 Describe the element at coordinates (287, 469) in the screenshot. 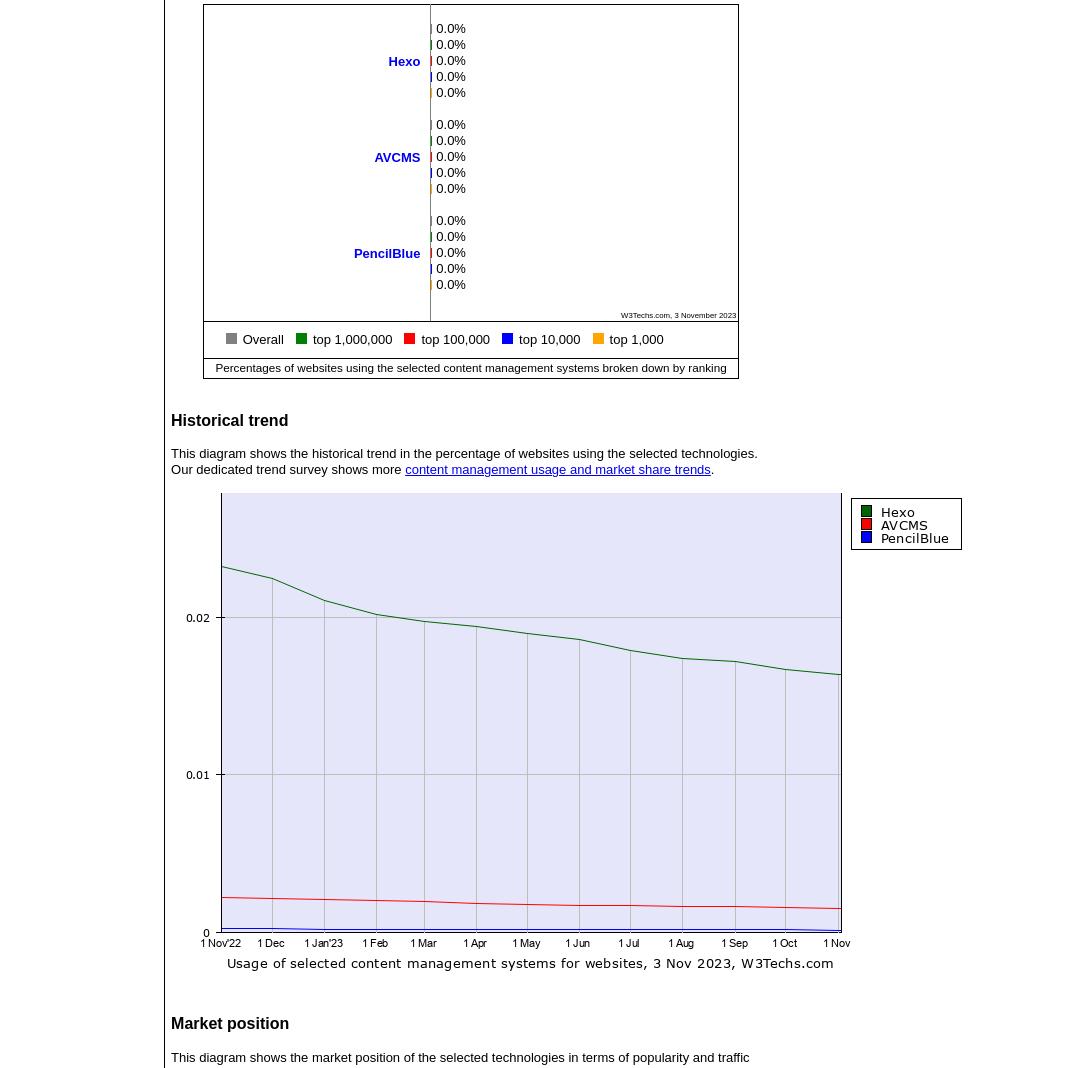

I see `'Our dedicated trend survey shows more'` at that location.